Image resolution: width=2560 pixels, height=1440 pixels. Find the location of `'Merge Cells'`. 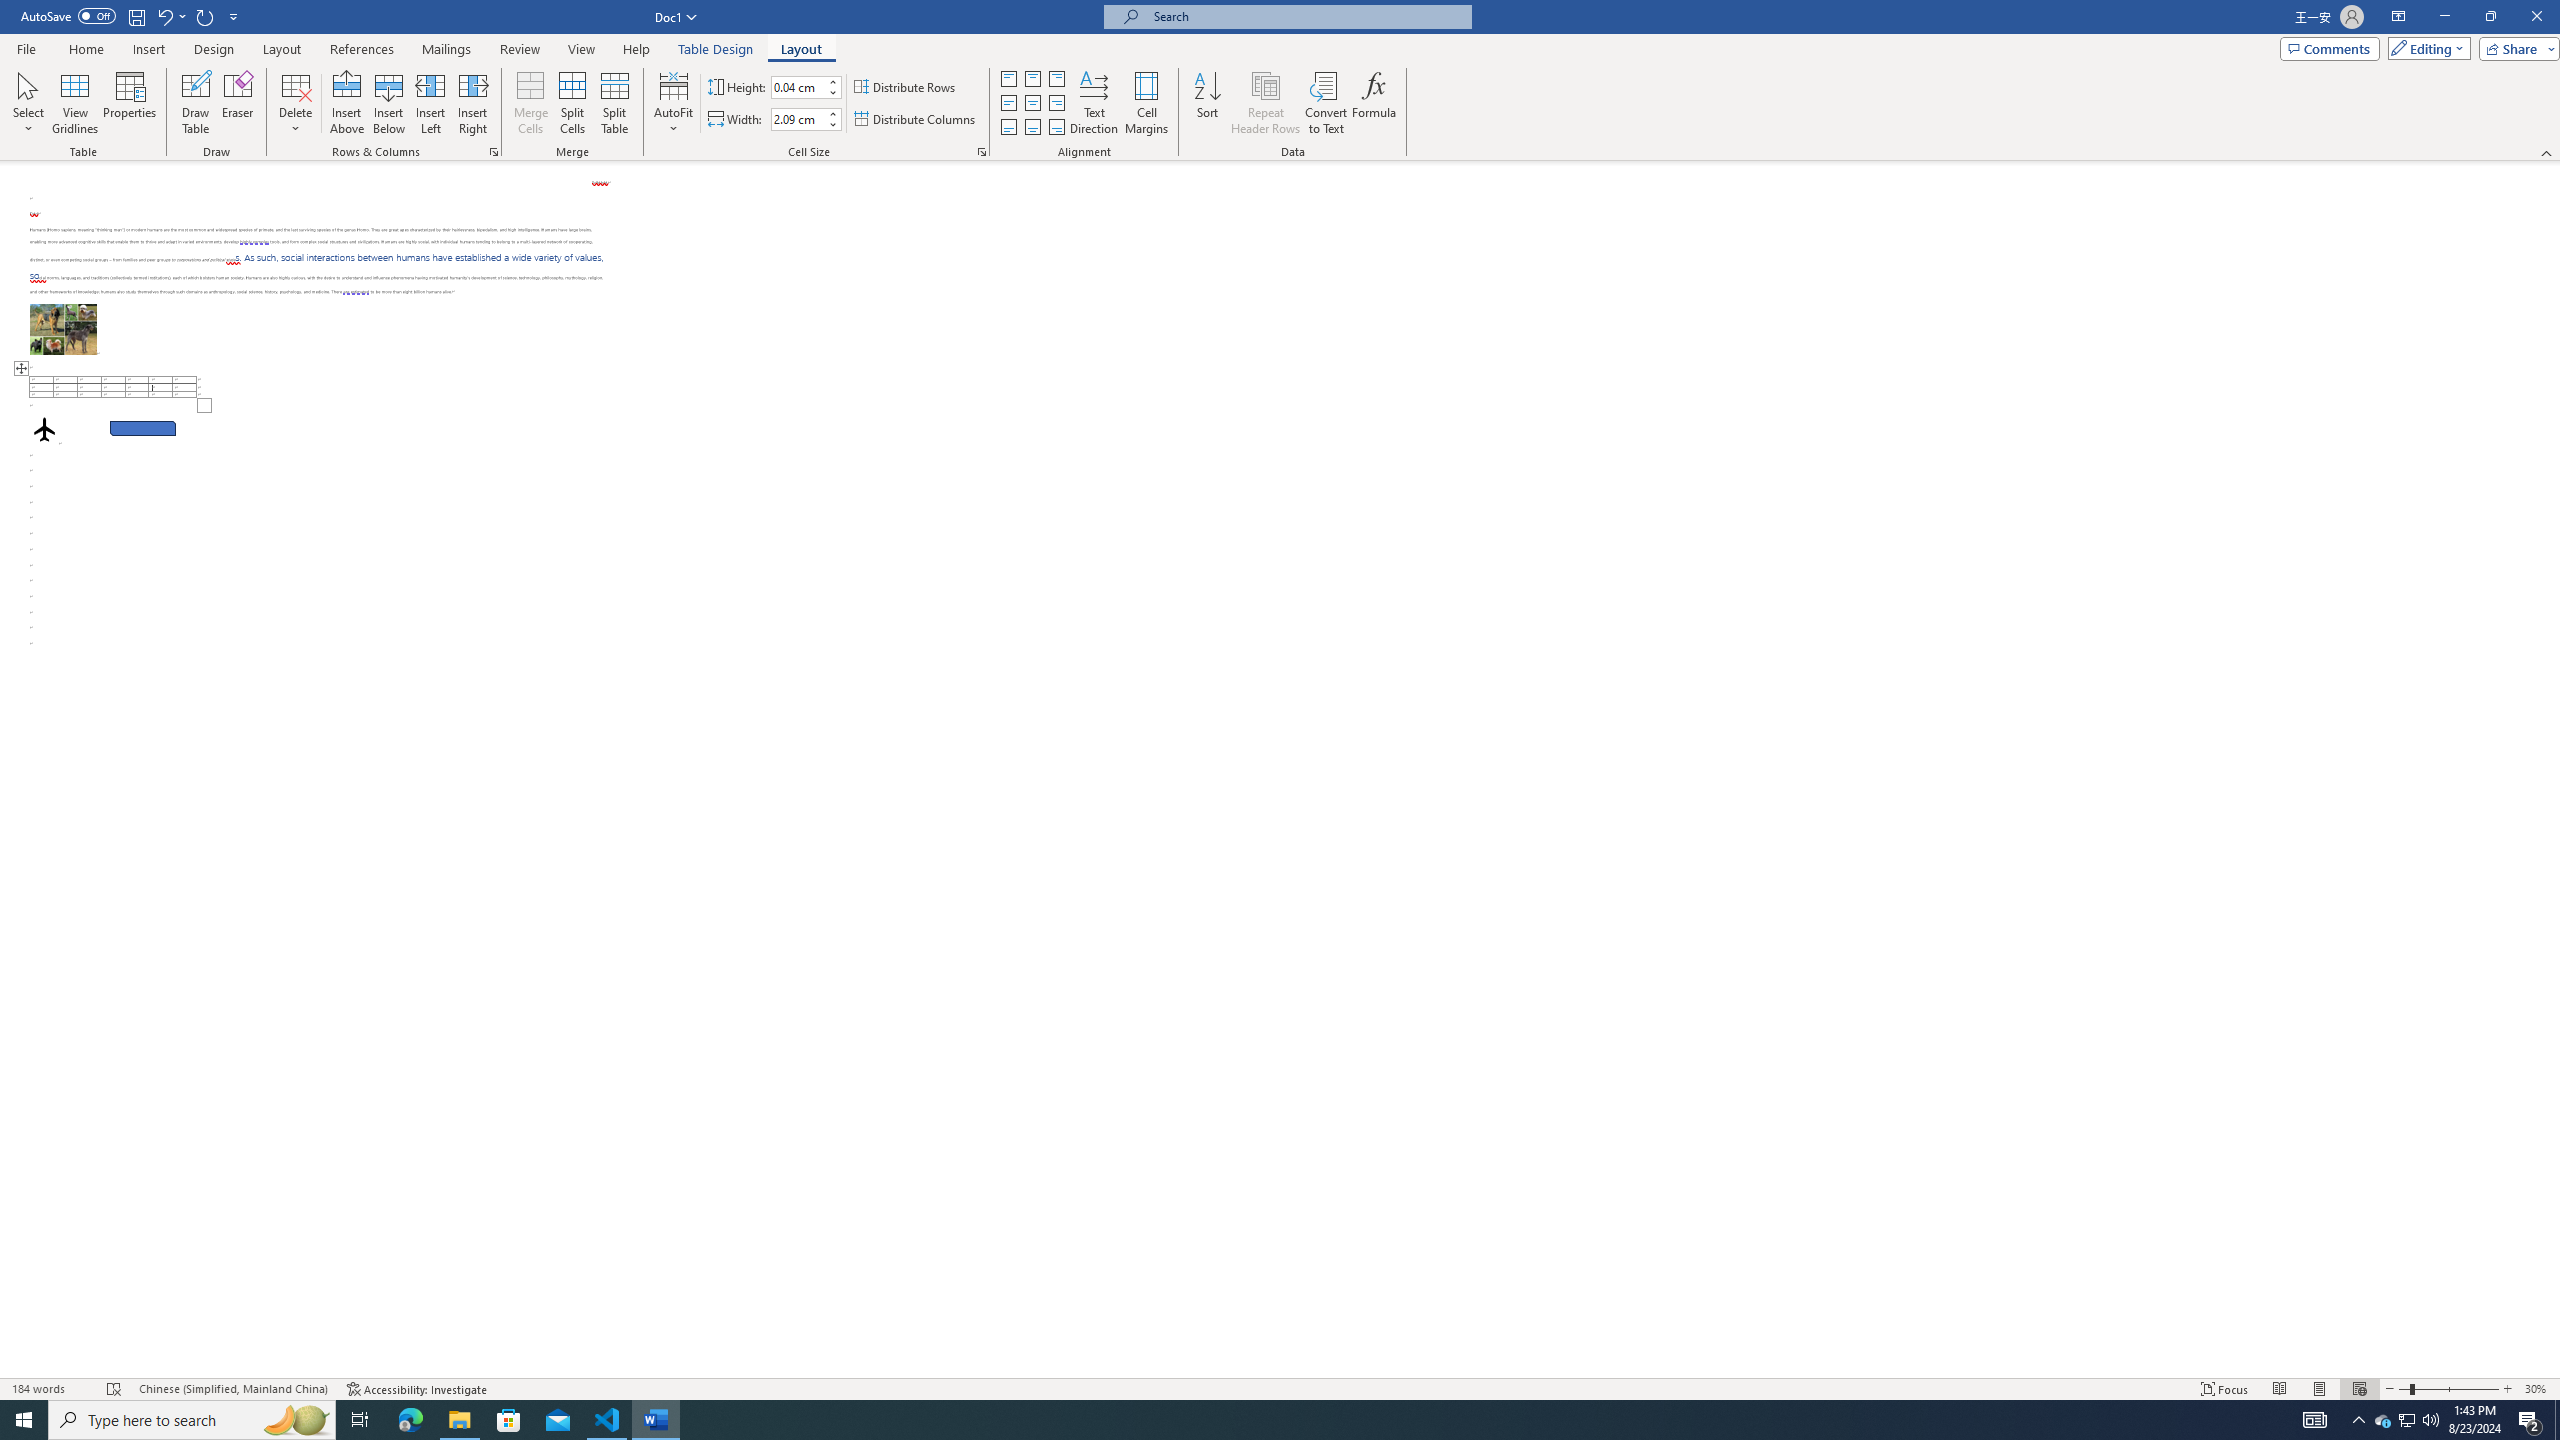

'Merge Cells' is located at coordinates (530, 103).